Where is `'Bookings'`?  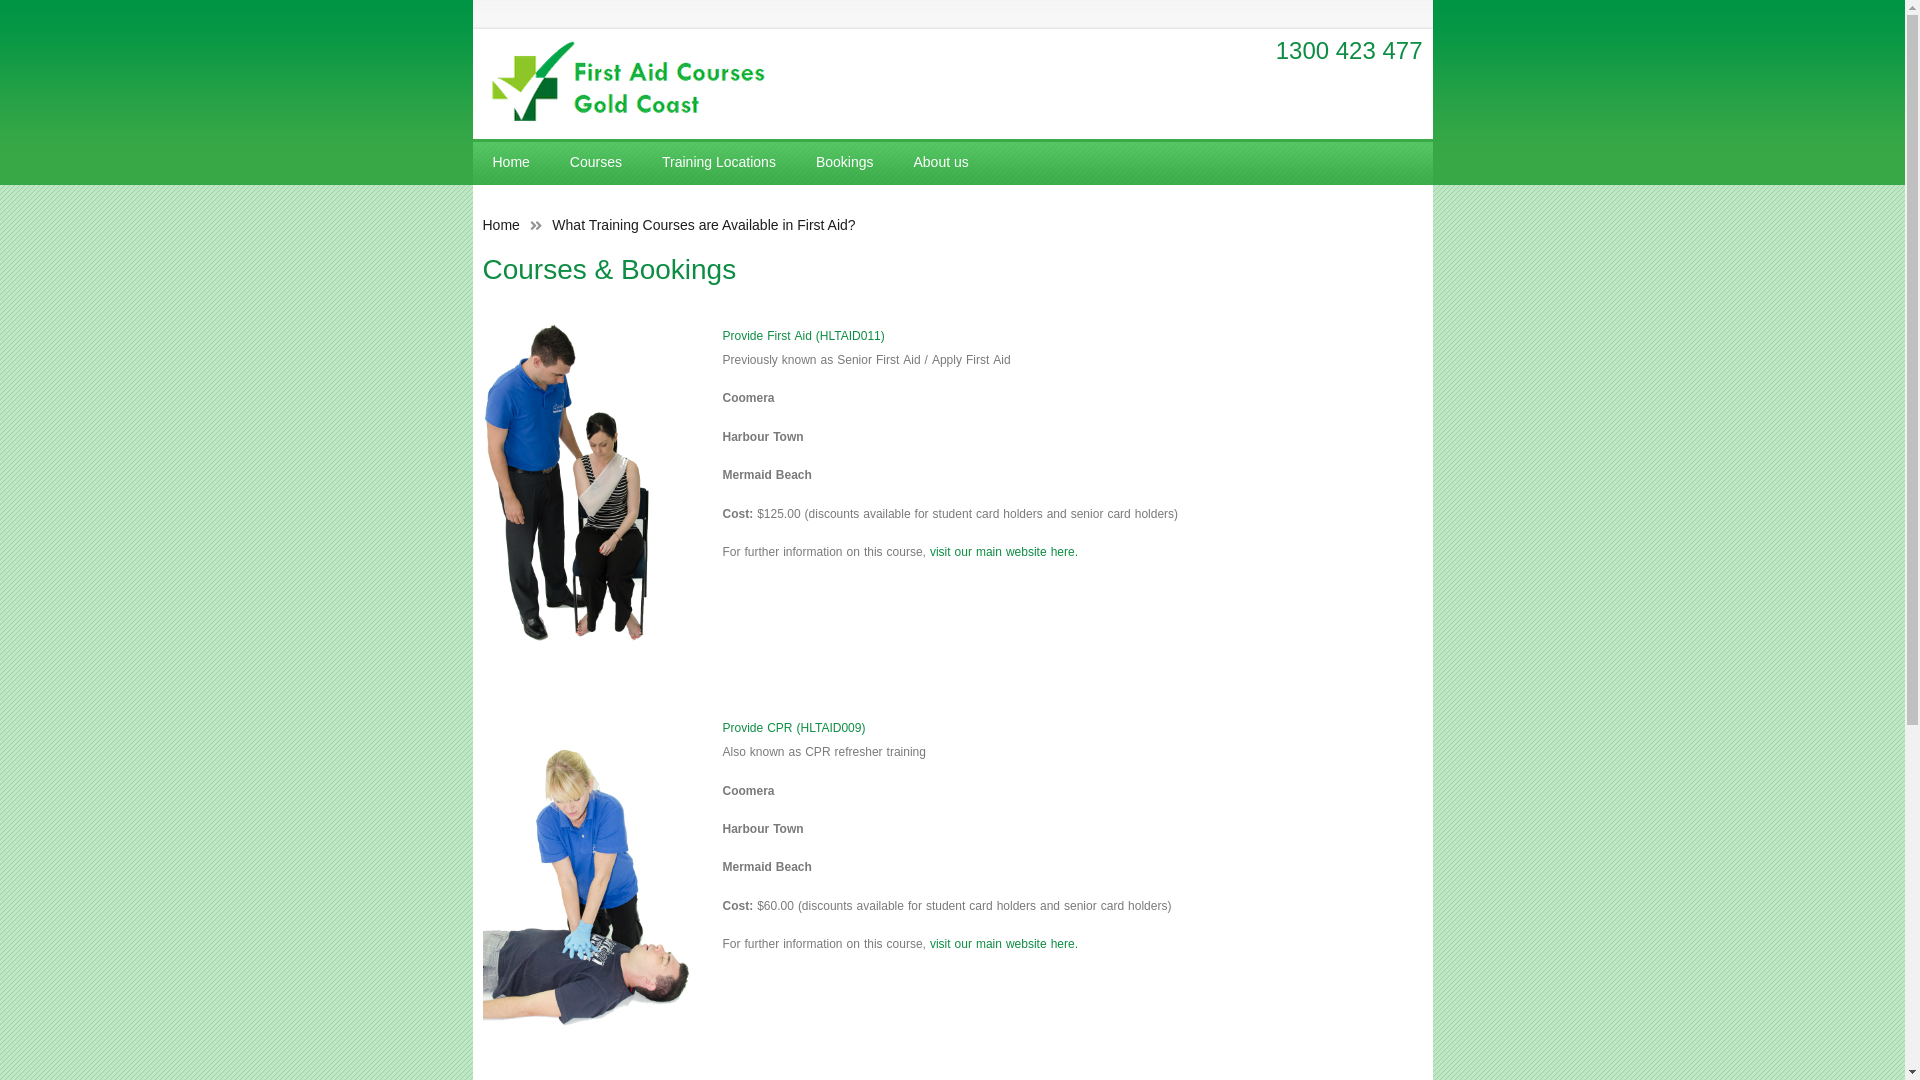
'Bookings' is located at coordinates (844, 161).